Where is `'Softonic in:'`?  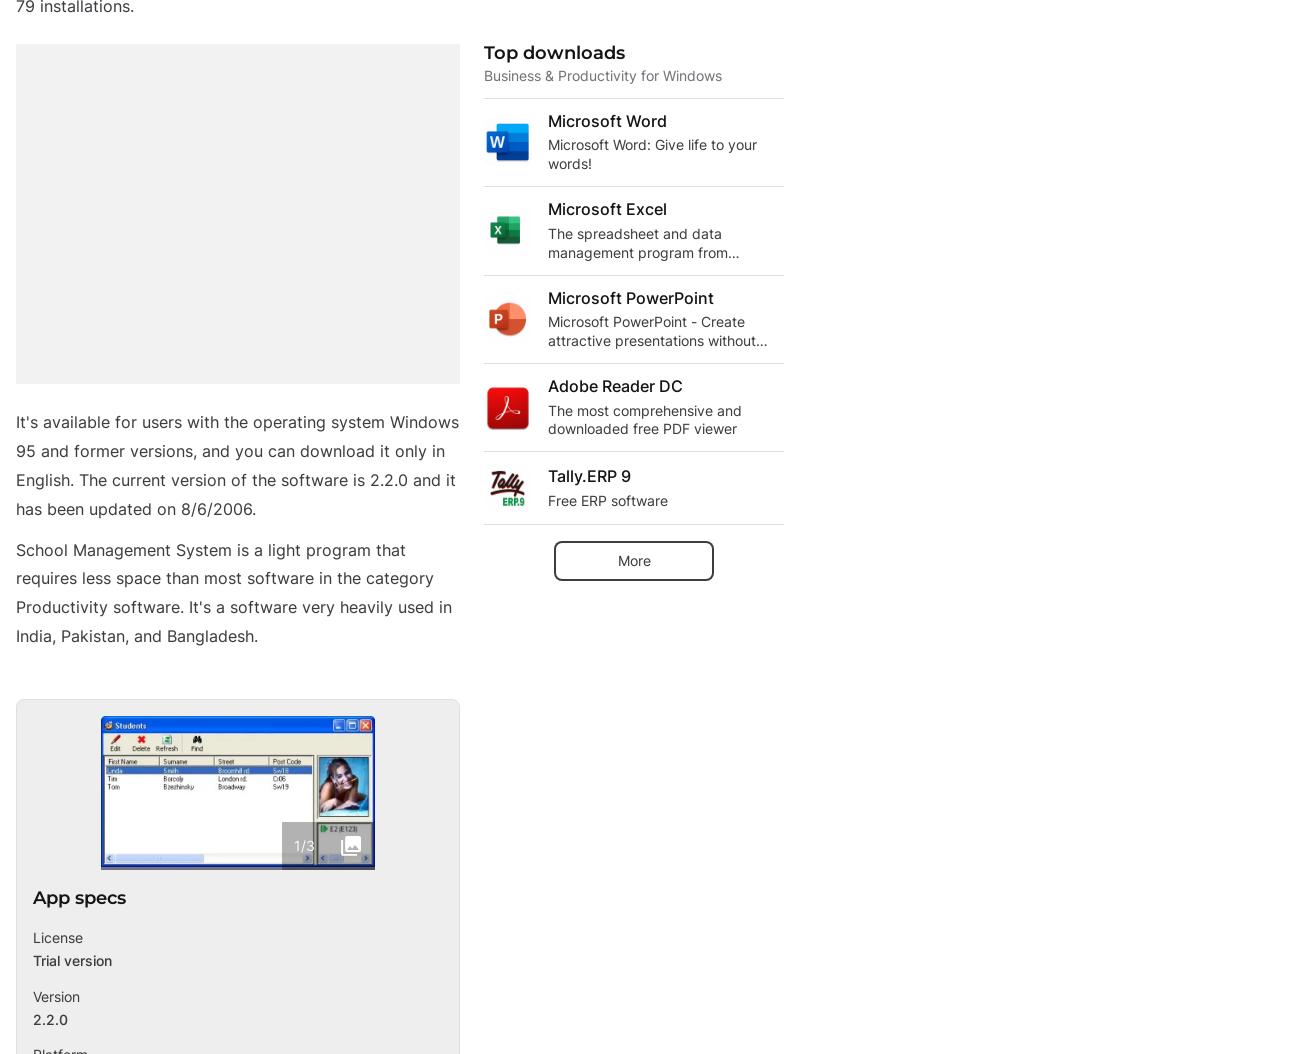 'Softonic in:' is located at coordinates (76, 984).